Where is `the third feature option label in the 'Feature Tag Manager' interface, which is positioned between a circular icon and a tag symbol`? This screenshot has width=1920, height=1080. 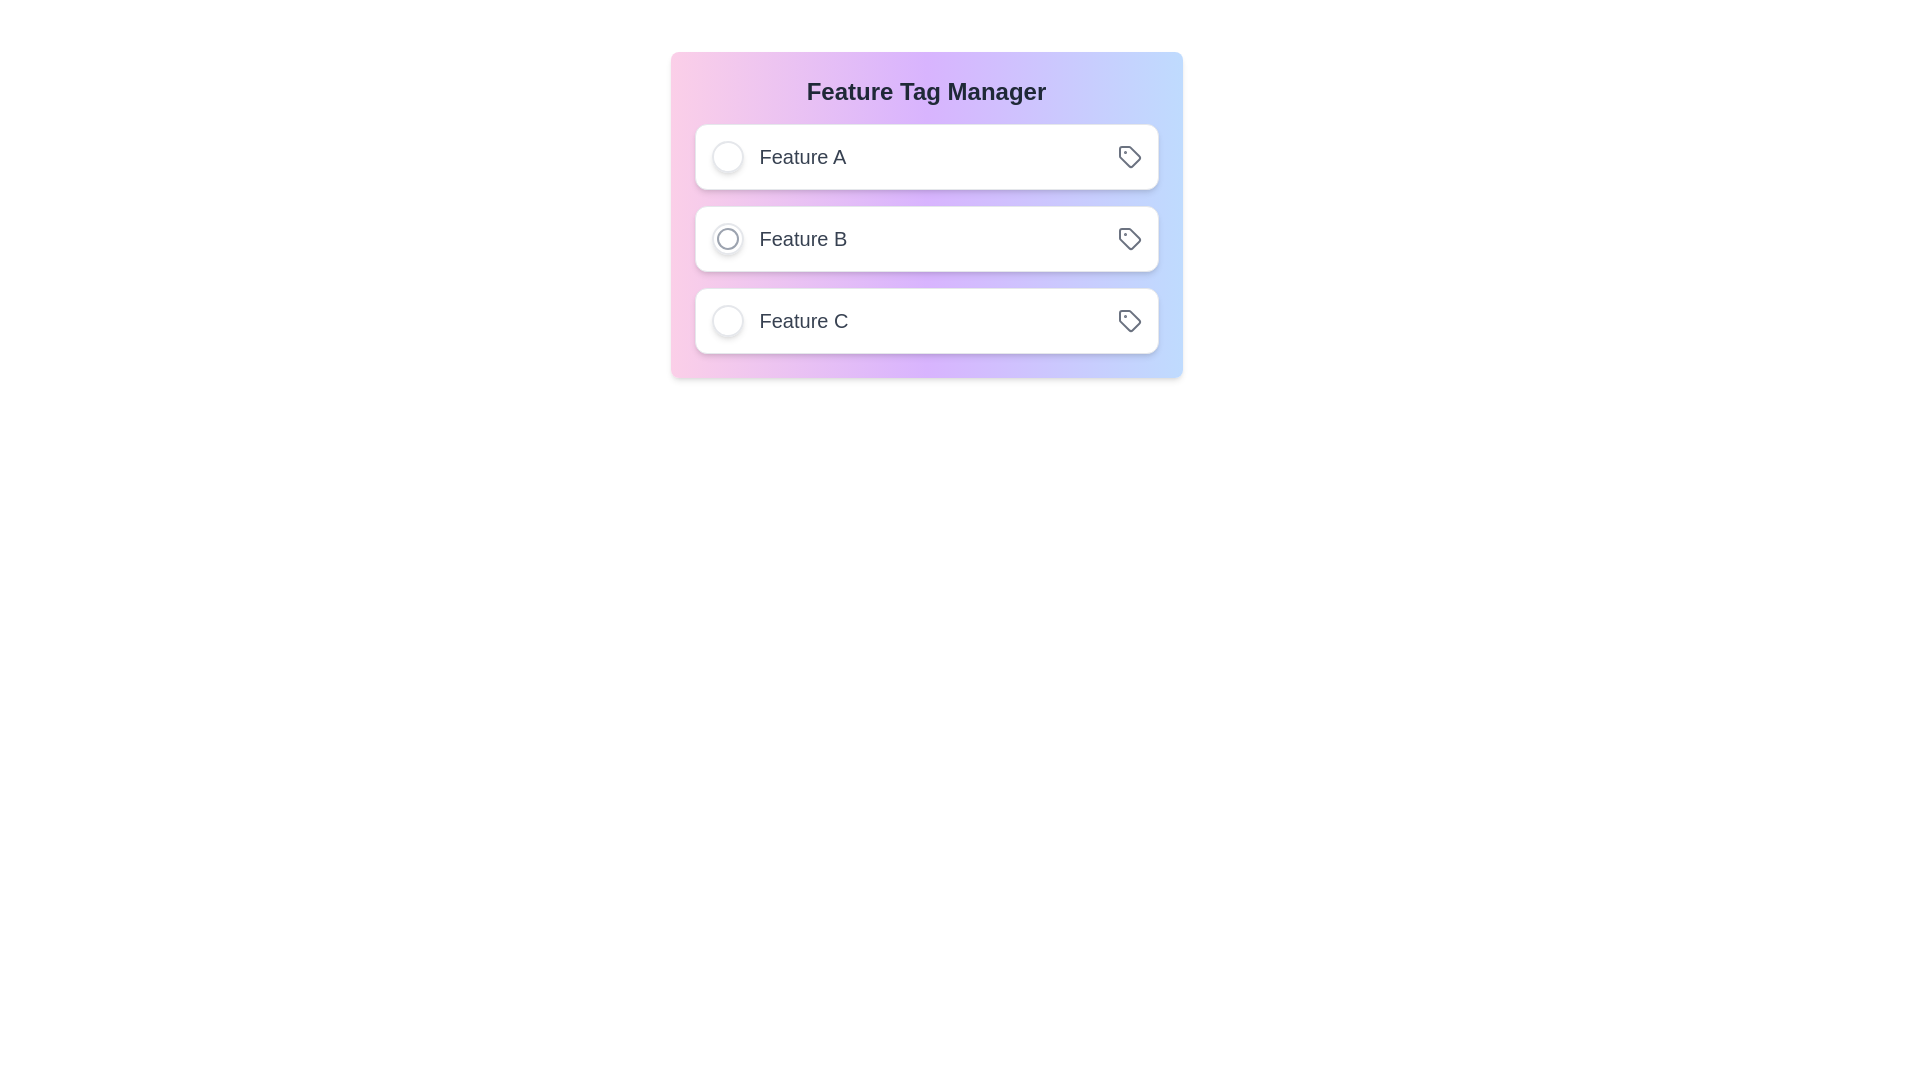 the third feature option label in the 'Feature Tag Manager' interface, which is positioned between a circular icon and a tag symbol is located at coordinates (803, 319).